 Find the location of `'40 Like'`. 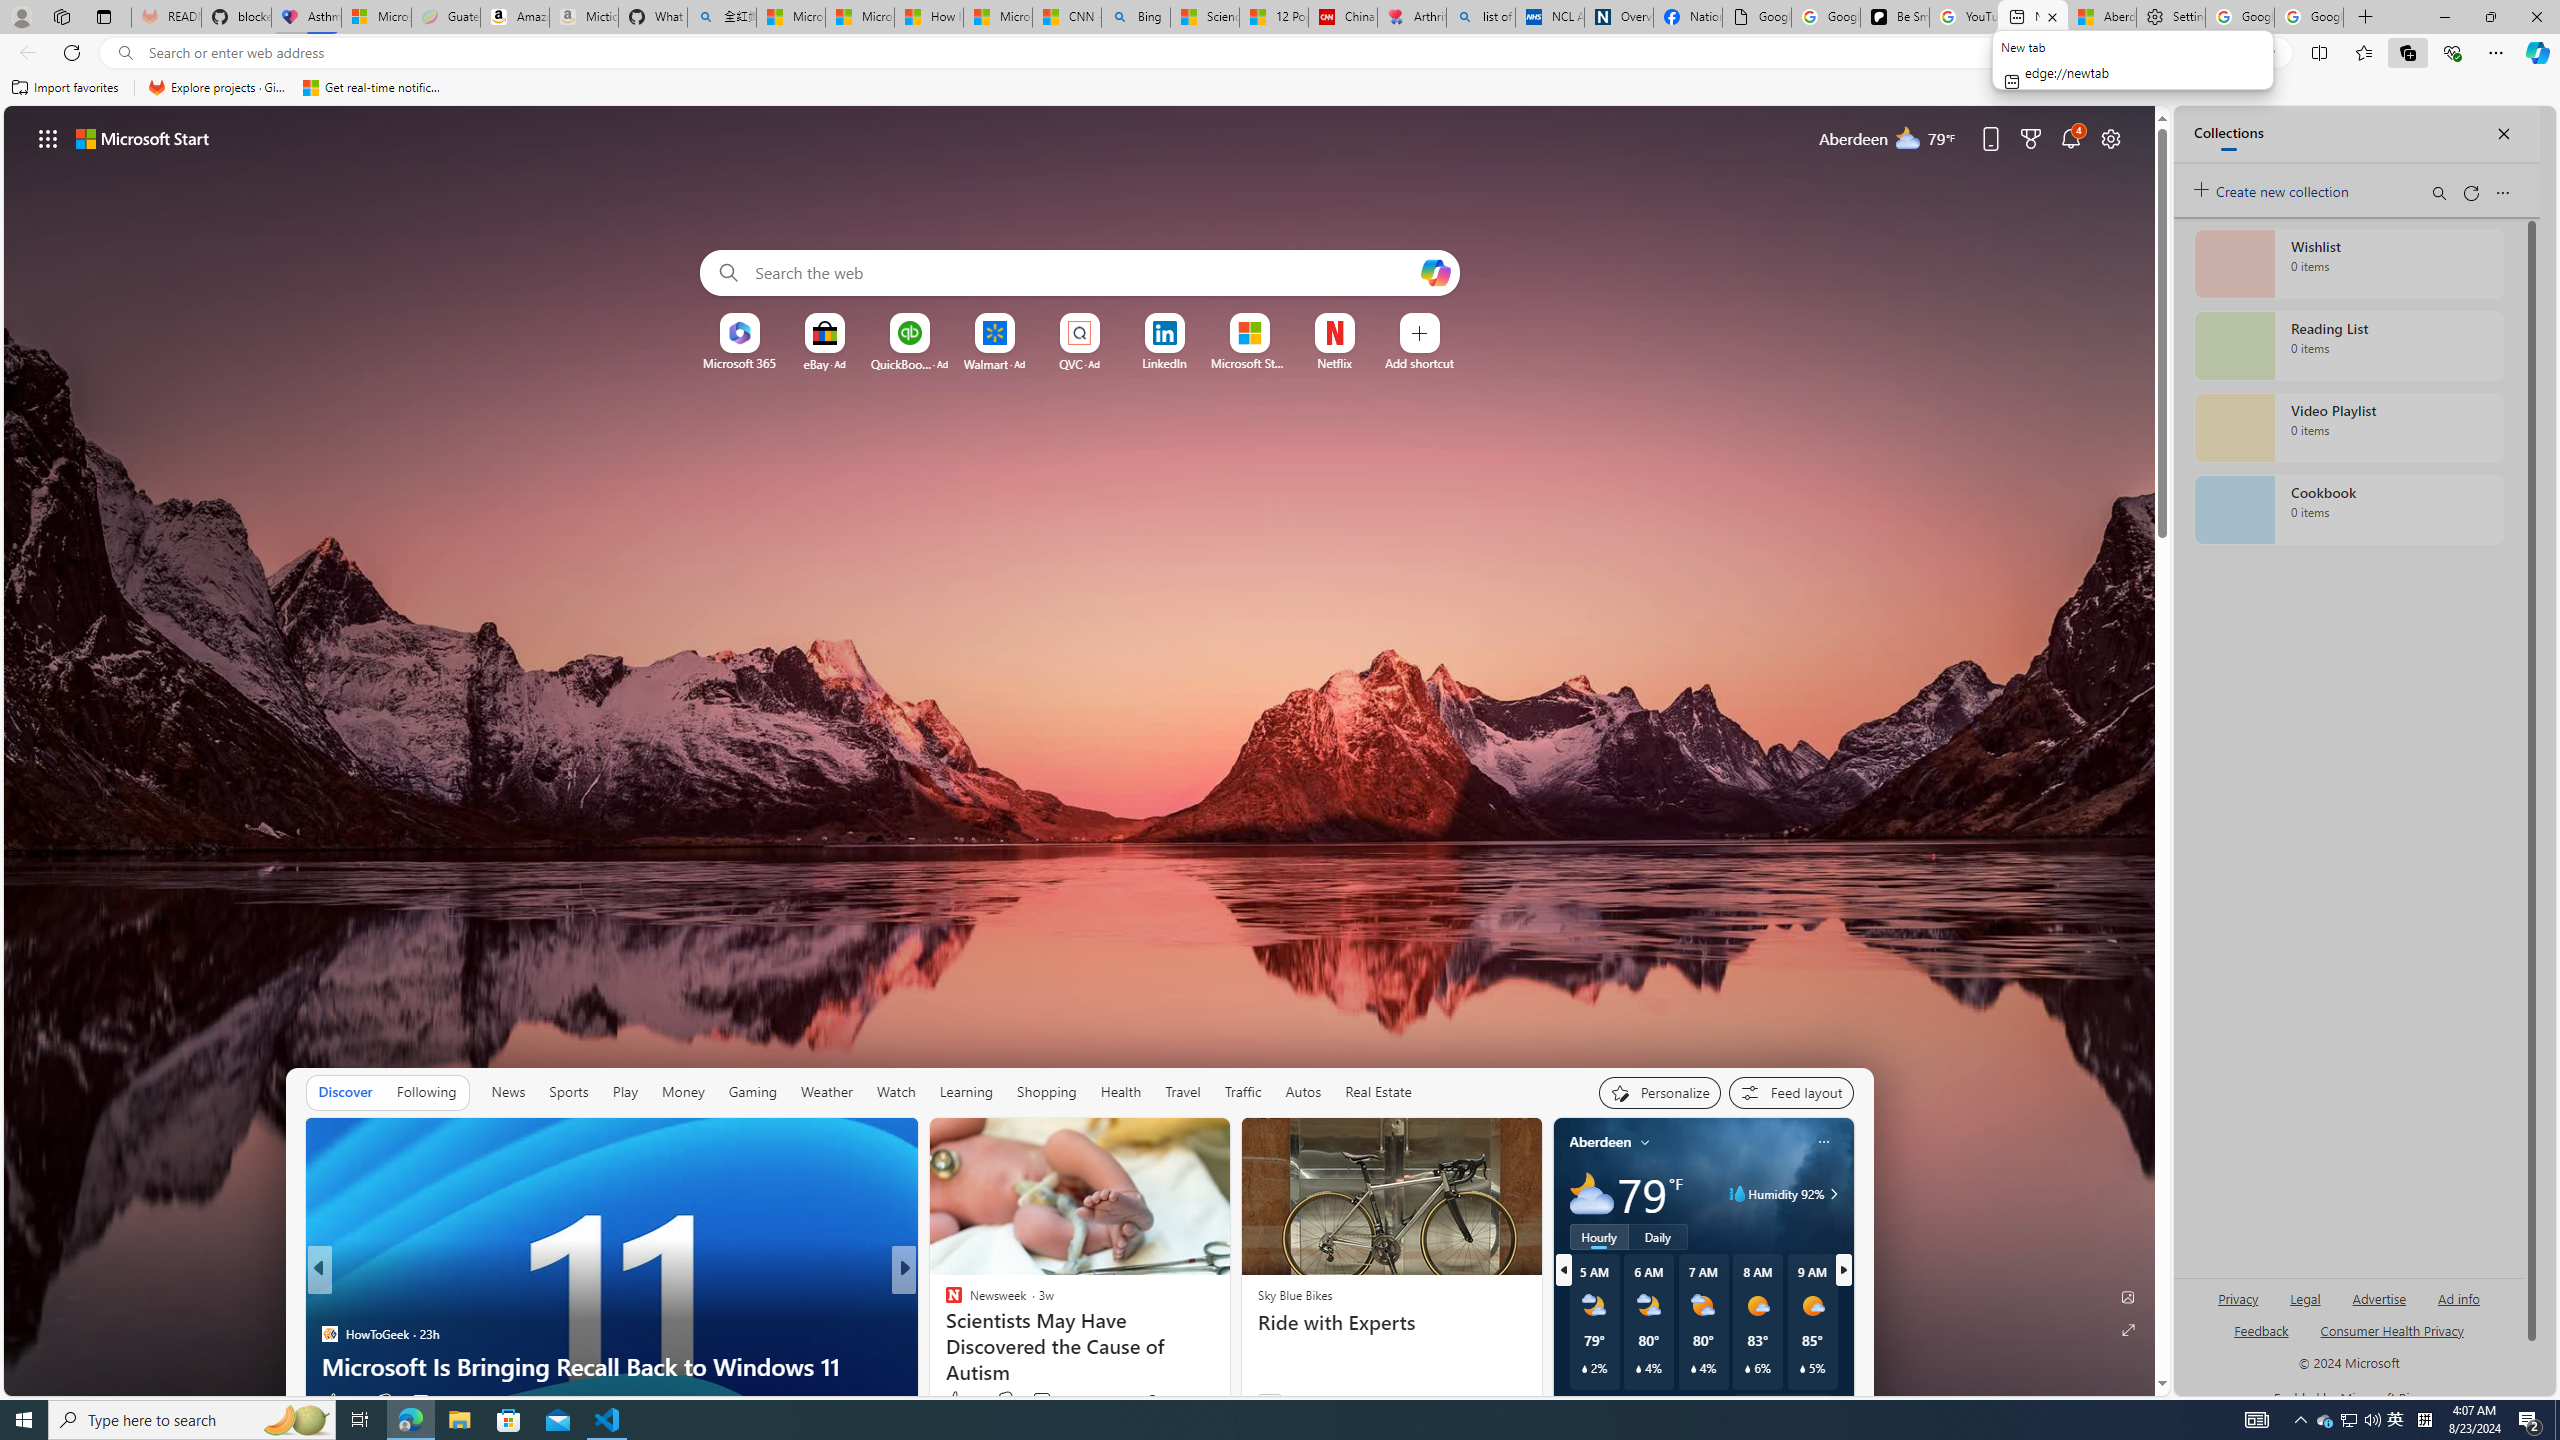

'40 Like' is located at coordinates (955, 1401).